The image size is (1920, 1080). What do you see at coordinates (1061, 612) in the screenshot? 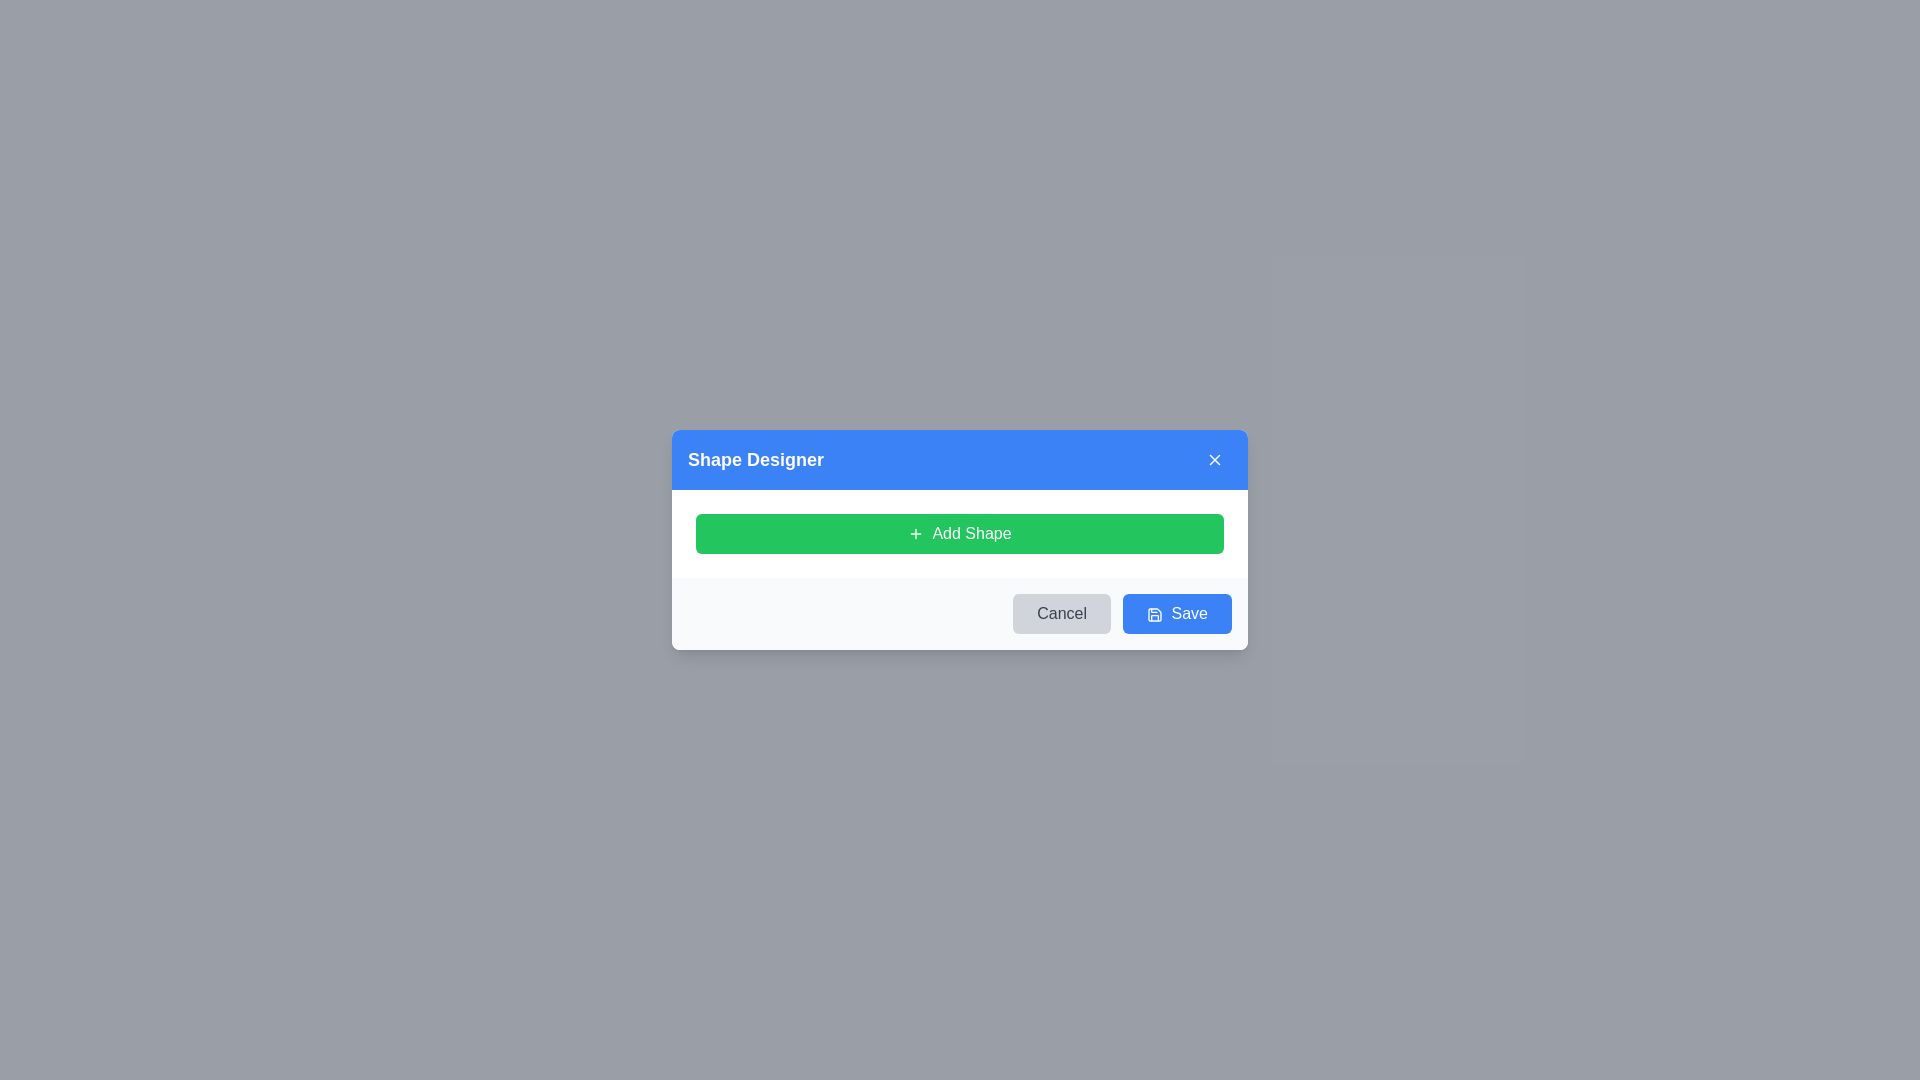
I see `the cancel button located in the bottom-right section of the 'Shape Designer' modal` at bounding box center [1061, 612].